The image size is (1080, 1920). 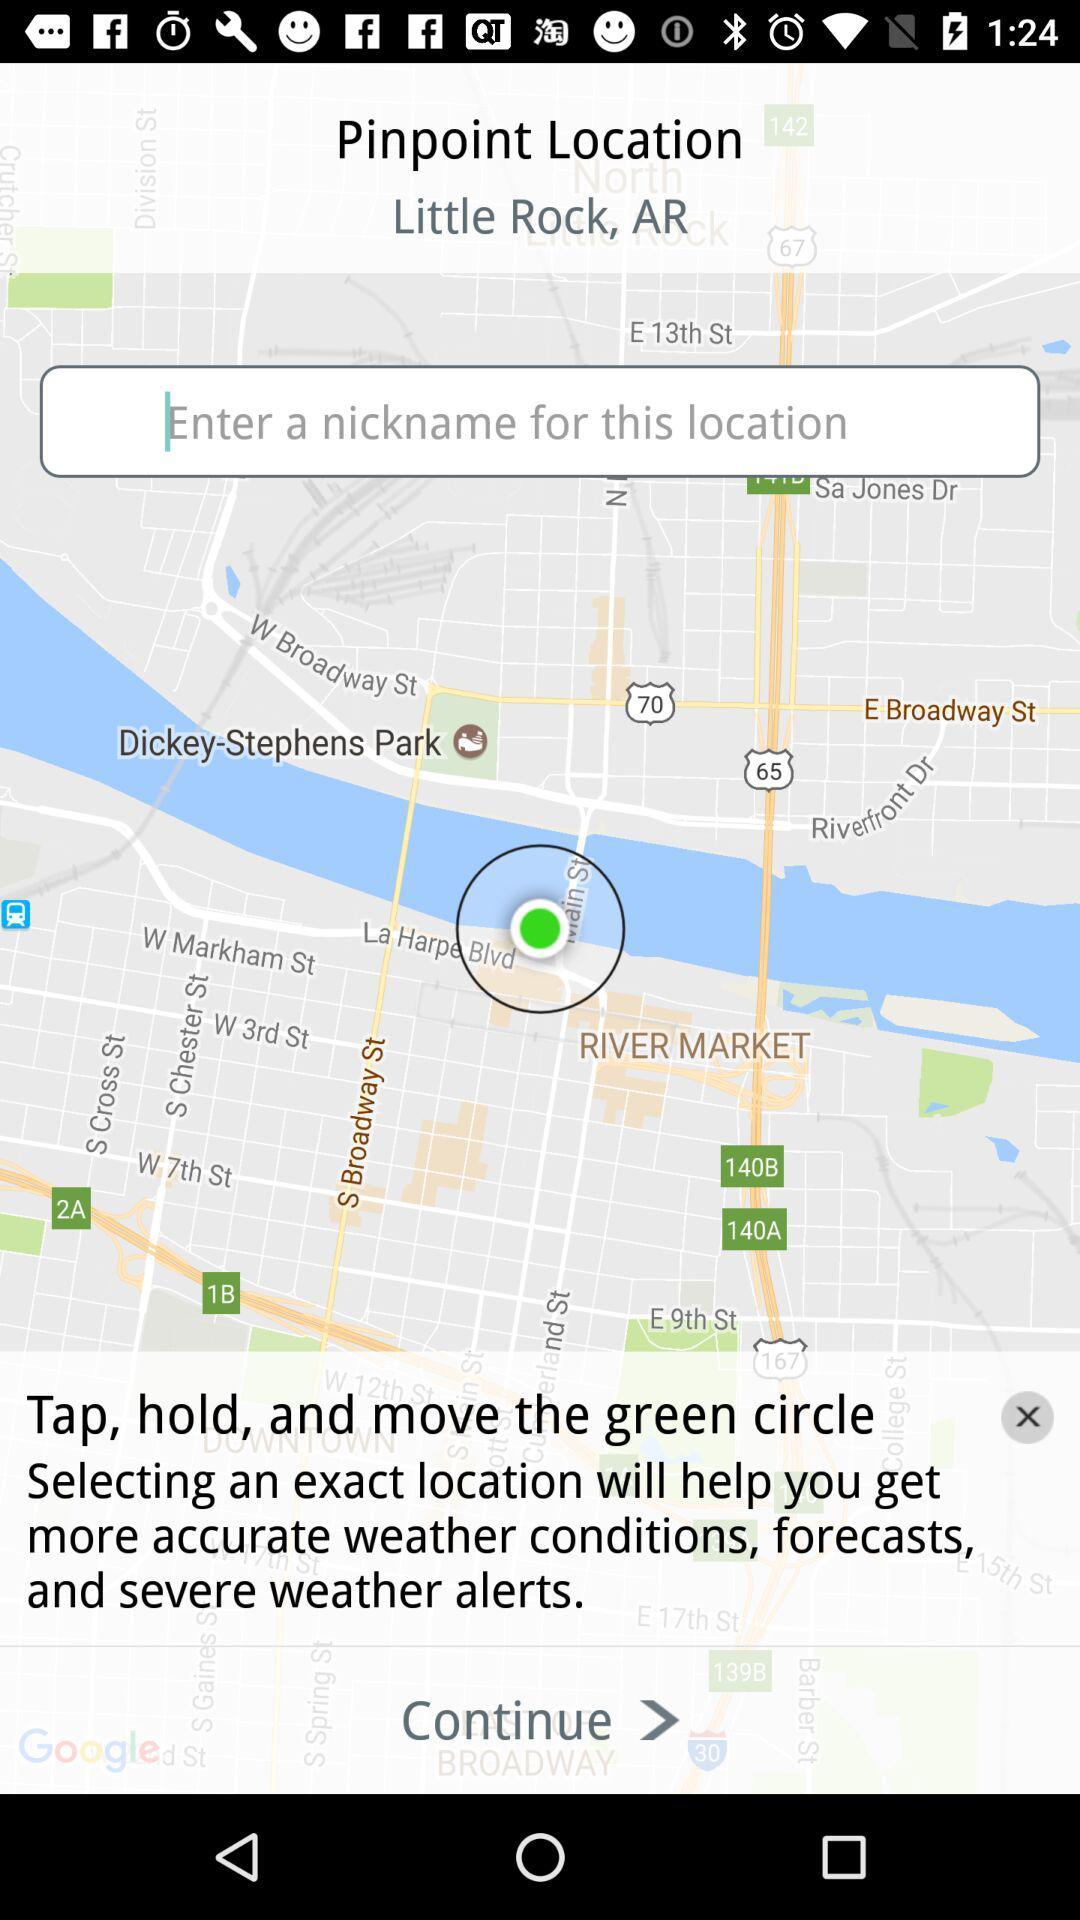 What do you see at coordinates (131, 240) in the screenshot?
I see `the more icon` at bounding box center [131, 240].